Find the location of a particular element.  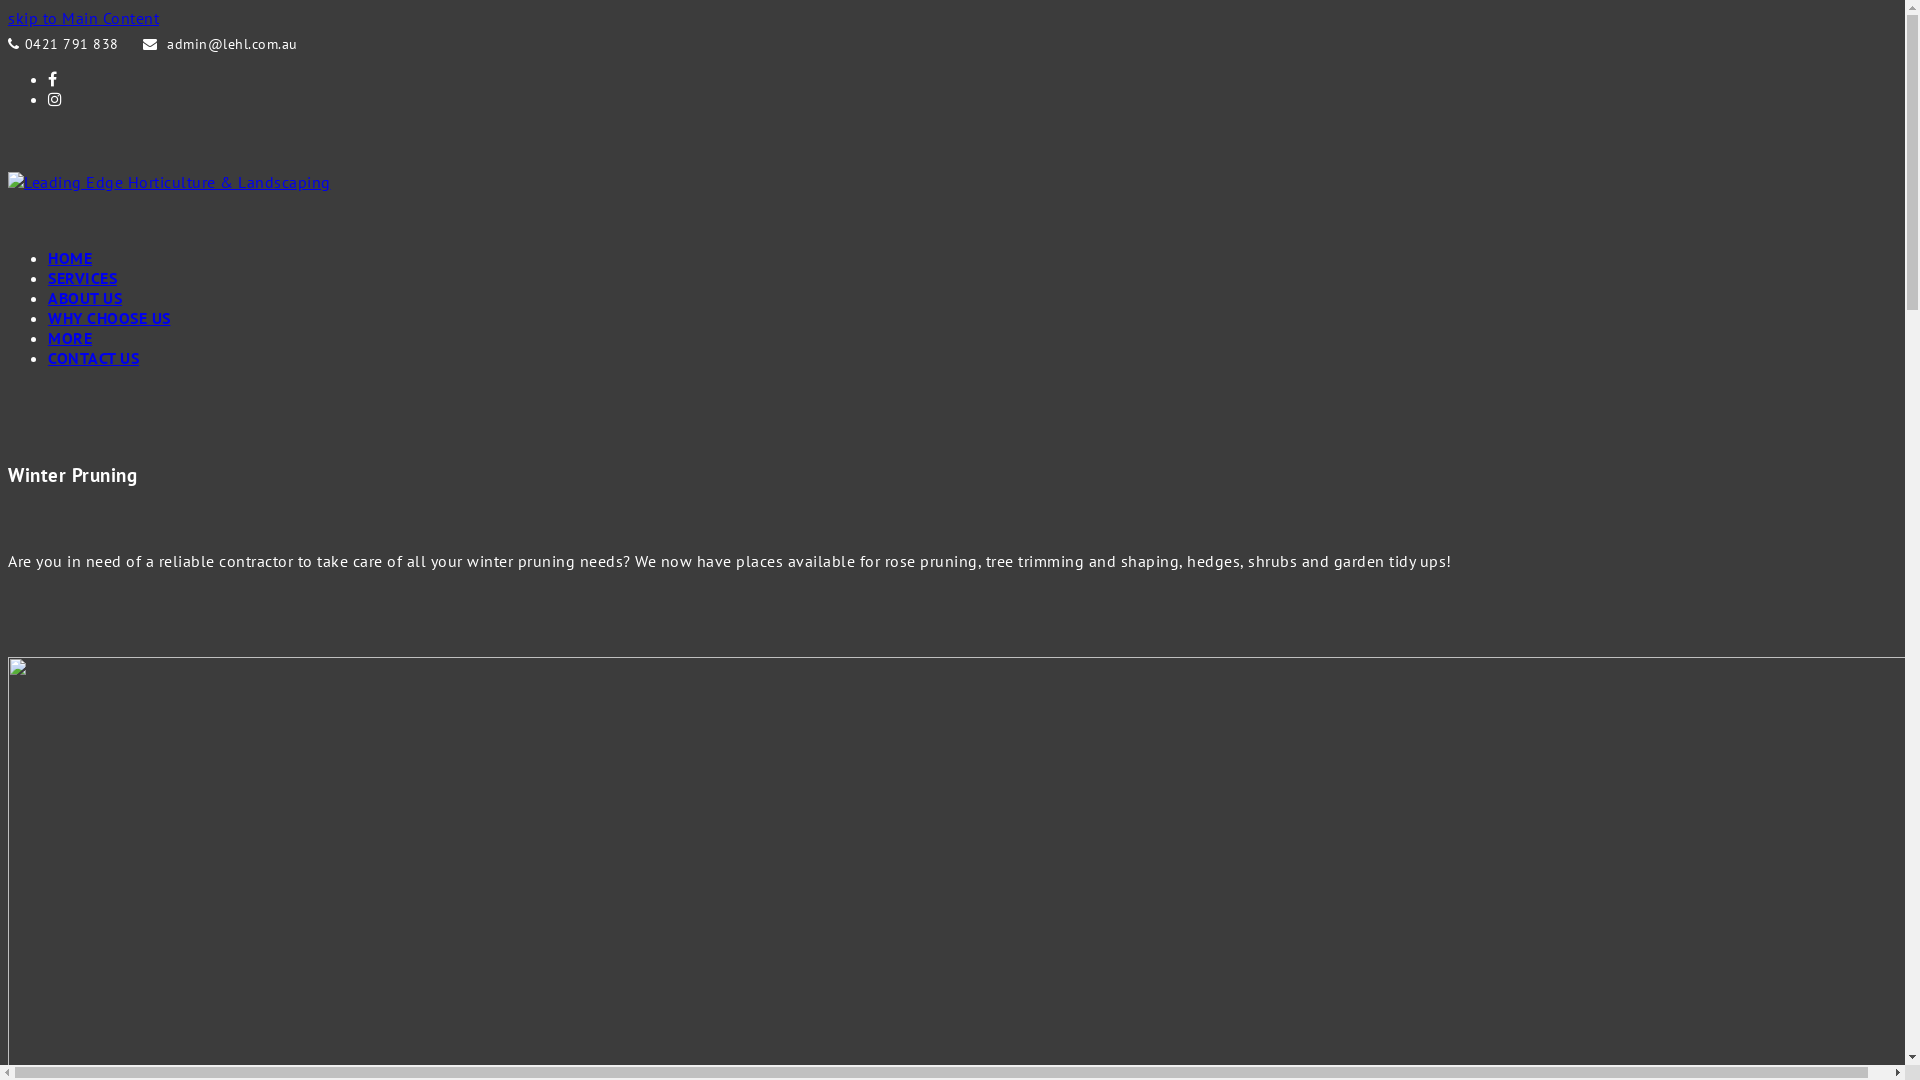

'ABOUT US' is located at coordinates (84, 297).